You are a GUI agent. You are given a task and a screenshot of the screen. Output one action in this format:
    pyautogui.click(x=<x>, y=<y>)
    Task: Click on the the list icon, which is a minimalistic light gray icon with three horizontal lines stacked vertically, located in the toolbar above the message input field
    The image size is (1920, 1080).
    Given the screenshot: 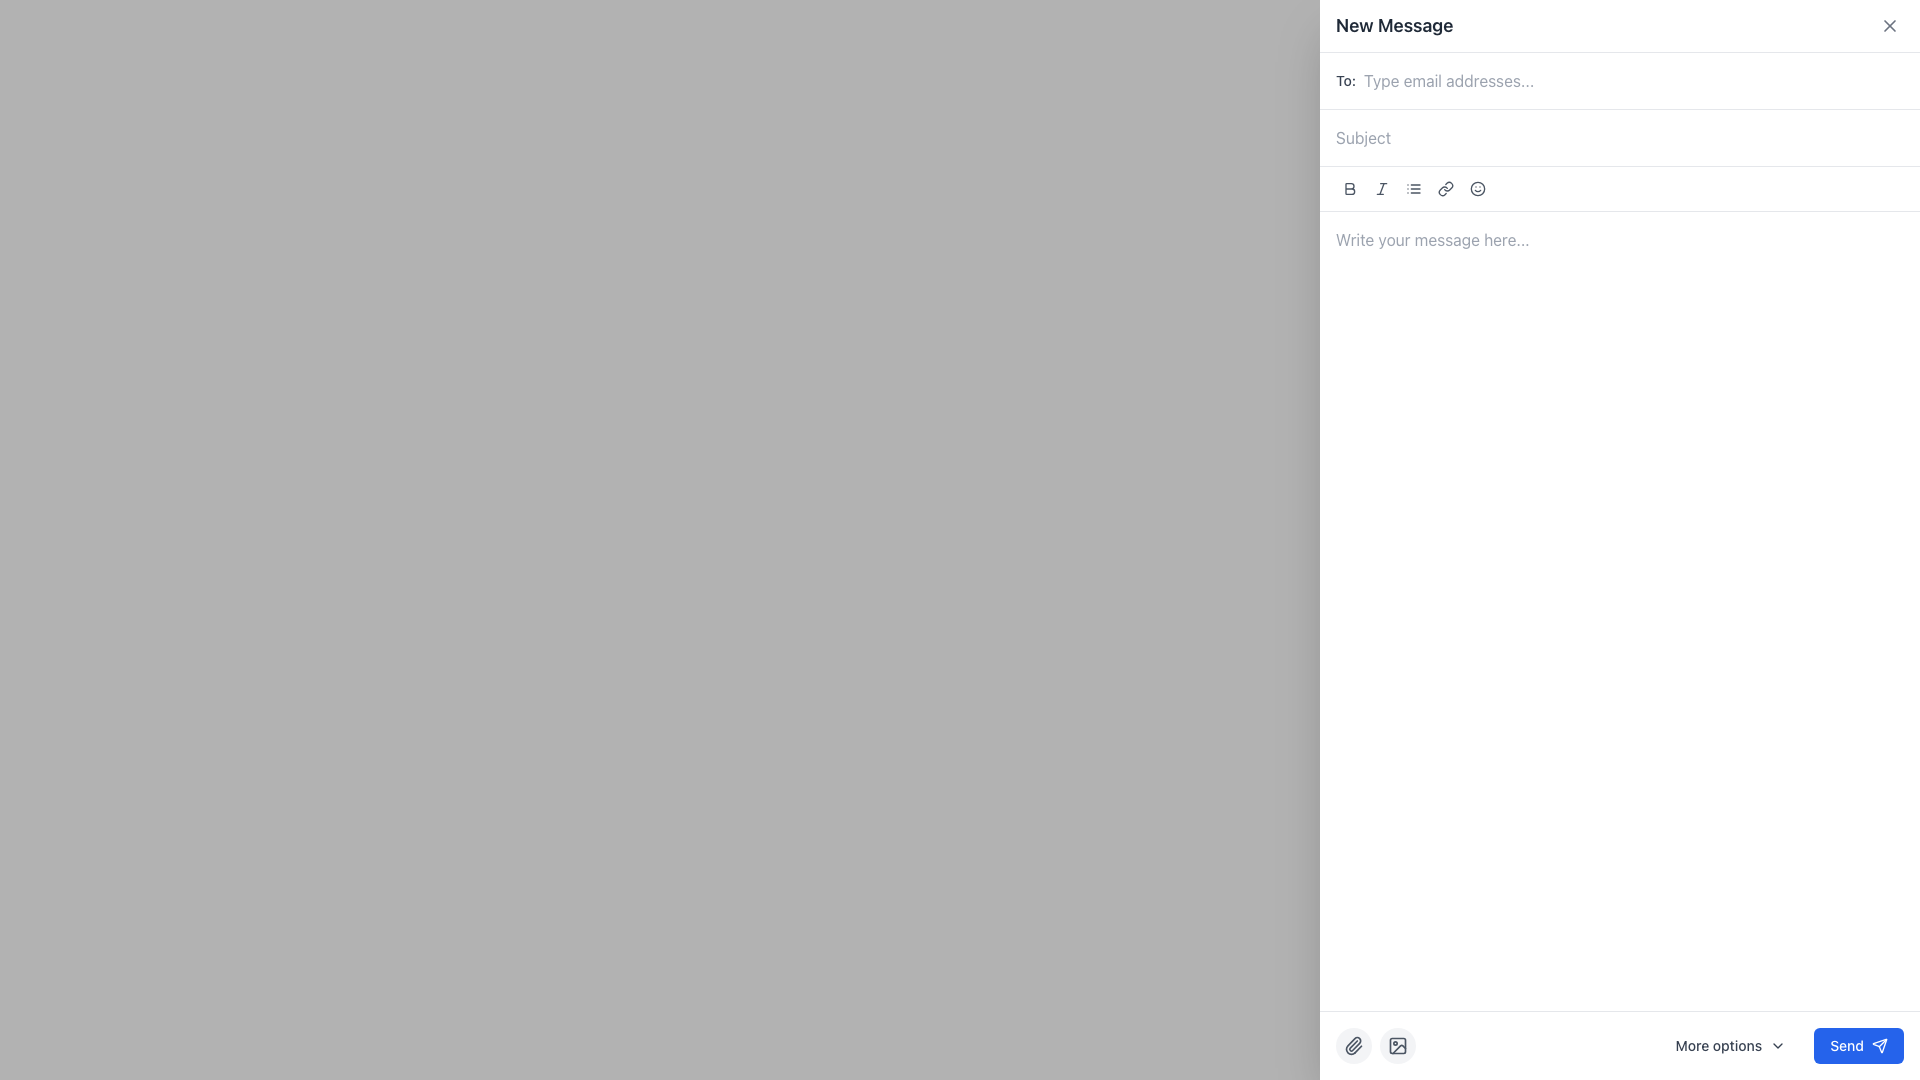 What is the action you would take?
    pyautogui.click(x=1413, y=189)
    